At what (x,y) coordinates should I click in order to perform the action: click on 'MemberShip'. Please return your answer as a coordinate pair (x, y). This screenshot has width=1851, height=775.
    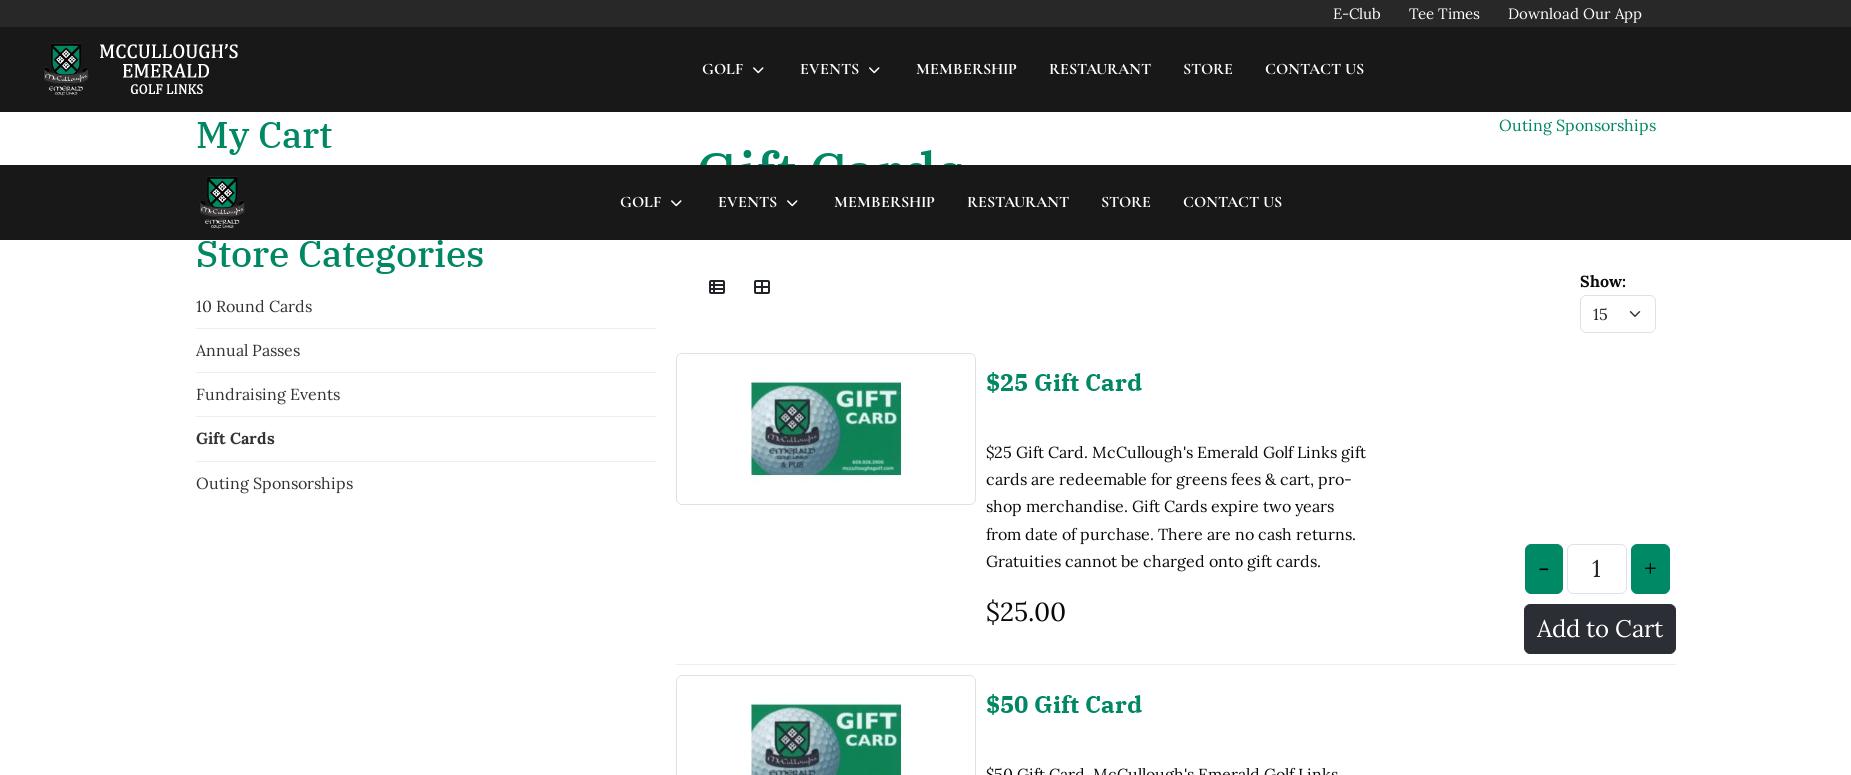
    Looking at the image, I should click on (883, 36).